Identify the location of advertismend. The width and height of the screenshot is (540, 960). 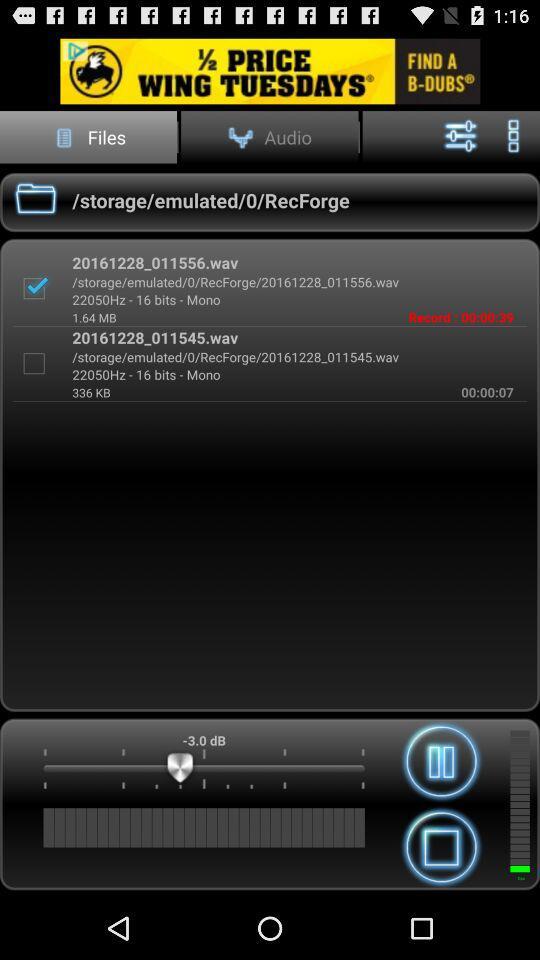
(270, 71).